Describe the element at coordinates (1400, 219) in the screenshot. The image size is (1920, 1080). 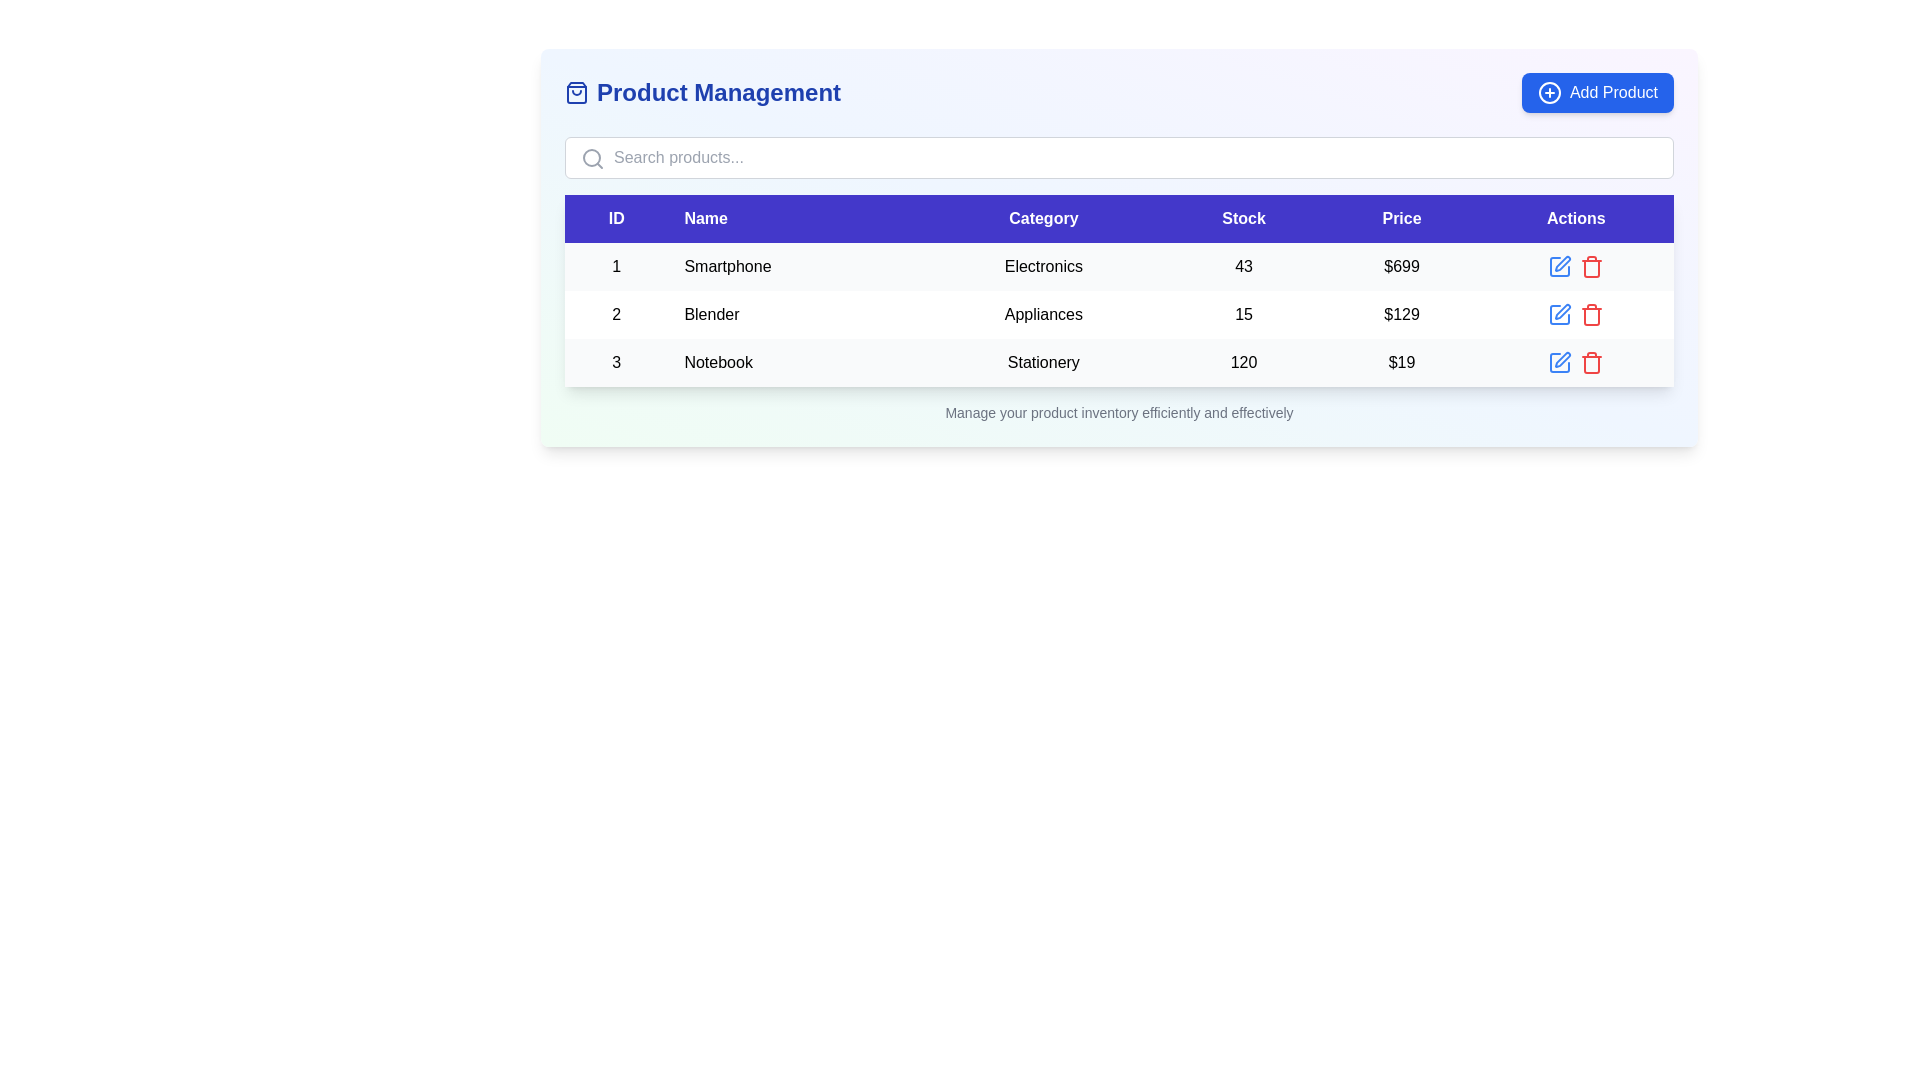
I see `the 'Price' text label, which is the fifth column header in a table, styled in white text on a purple background, located centrally above the 'Price' column` at that location.